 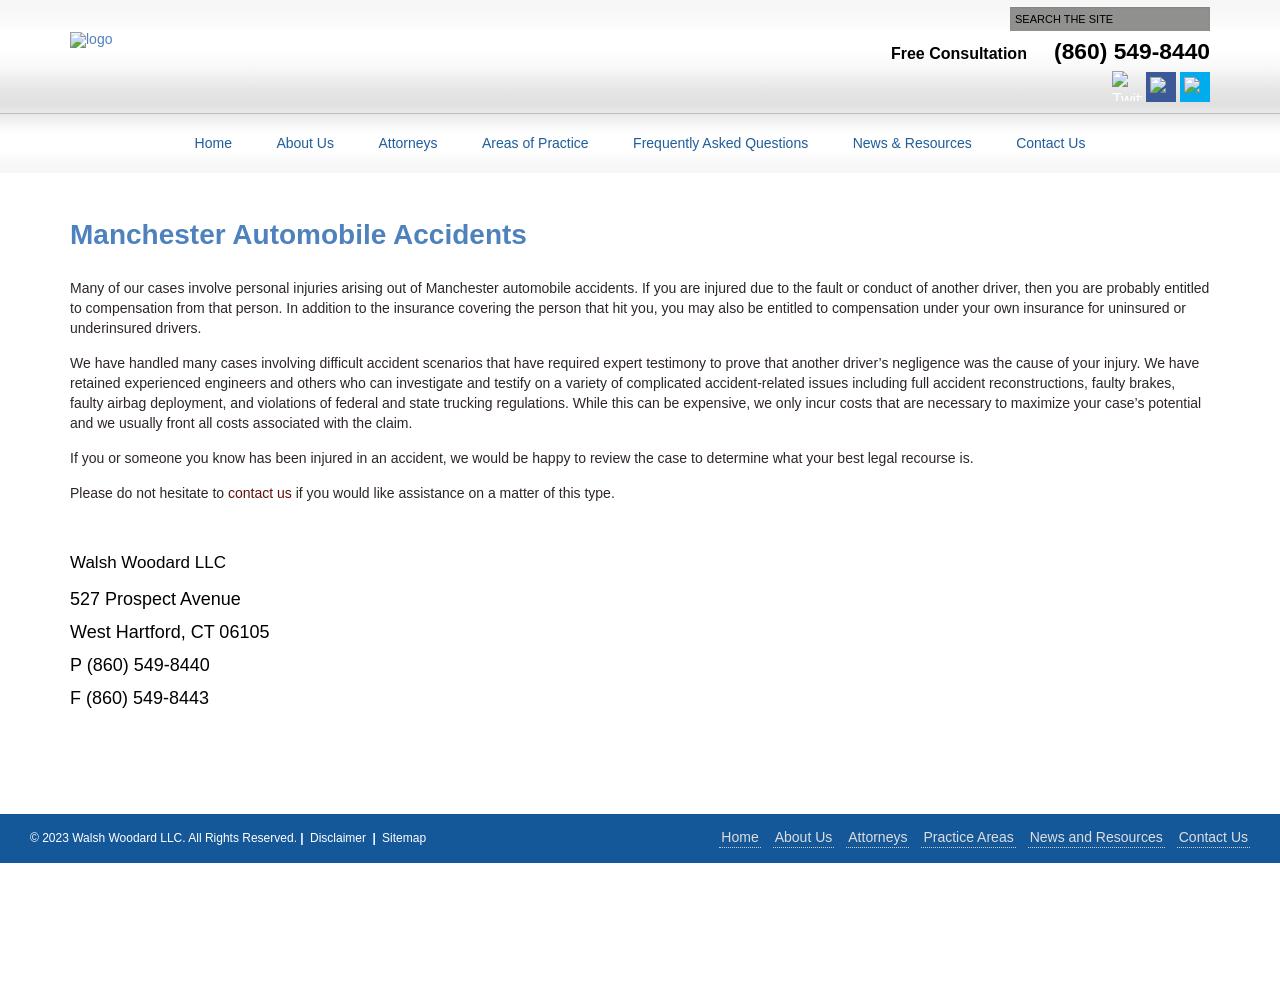 What do you see at coordinates (169, 631) in the screenshot?
I see `'West Hartford, CT 06105'` at bounding box center [169, 631].